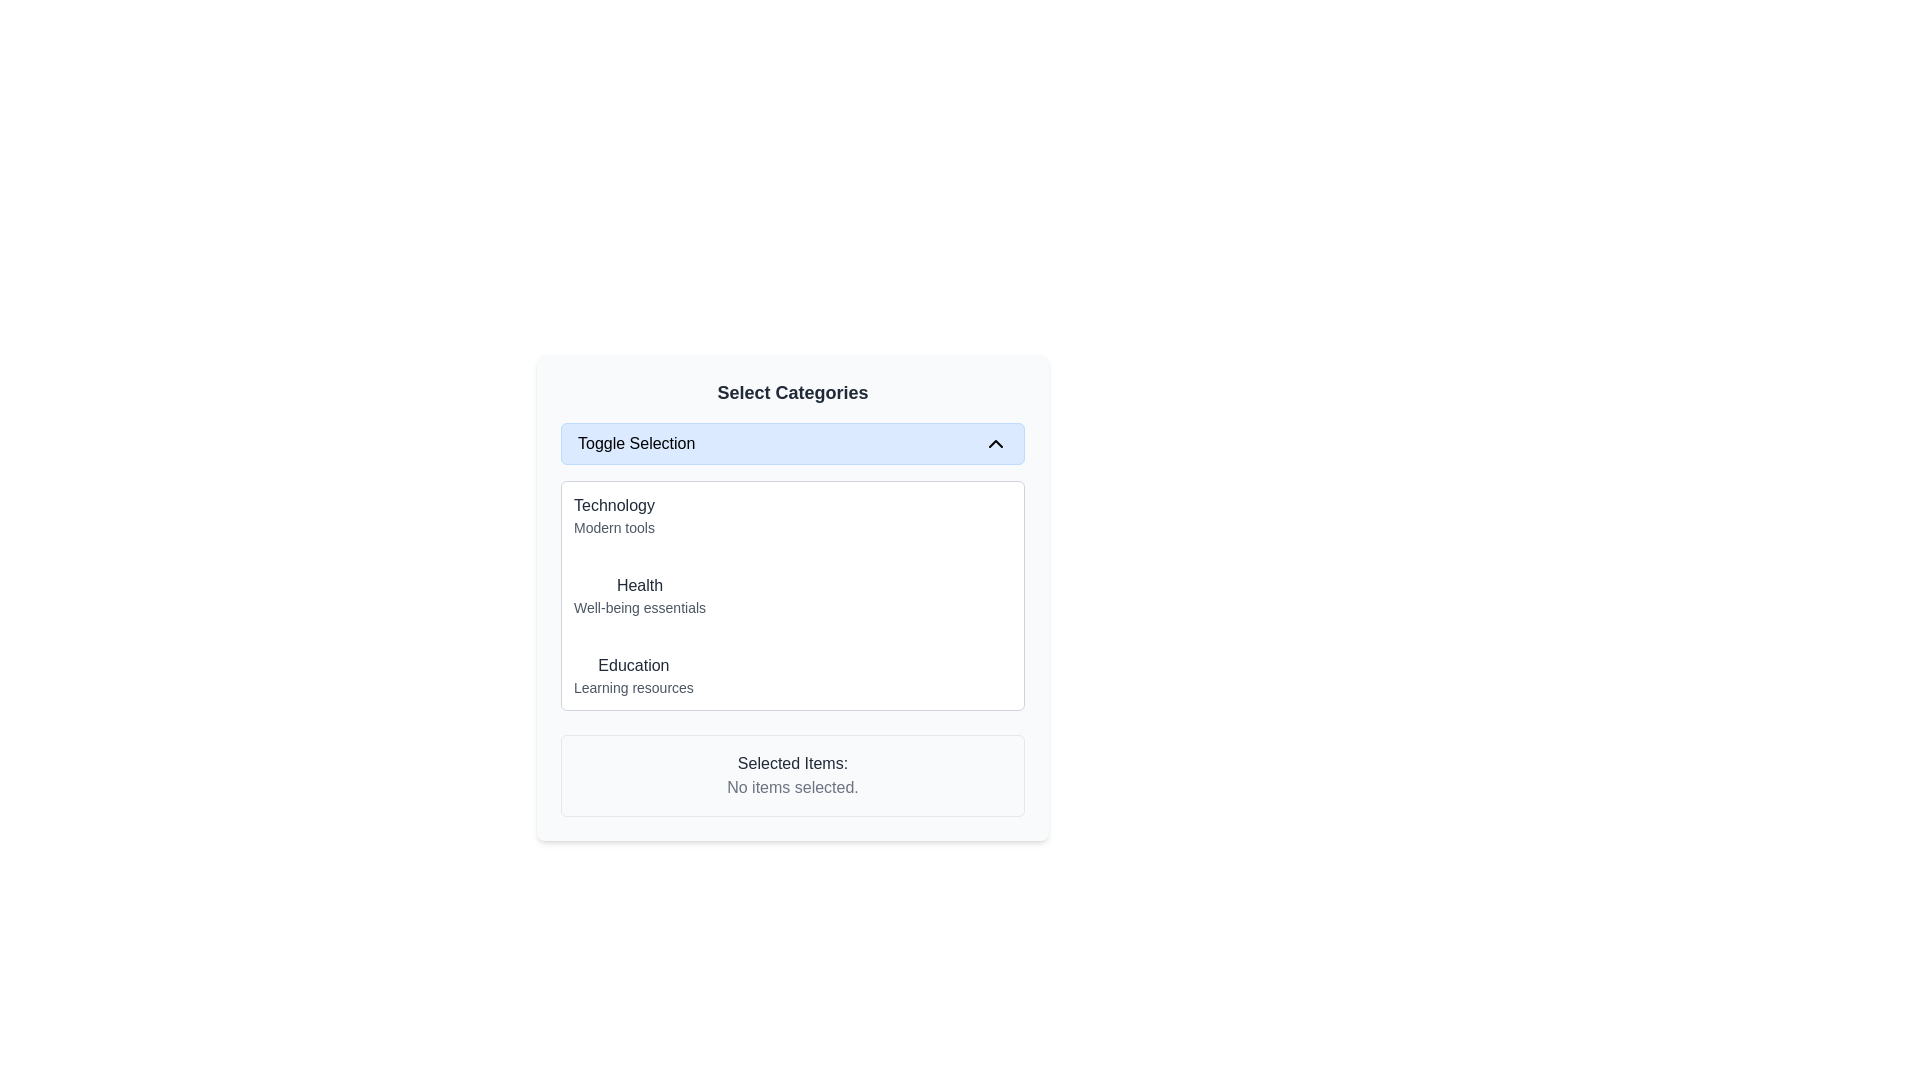 This screenshot has width=1920, height=1080. I want to click on the 'Technology' category label located at the top of the category selection list, so click(613, 515).